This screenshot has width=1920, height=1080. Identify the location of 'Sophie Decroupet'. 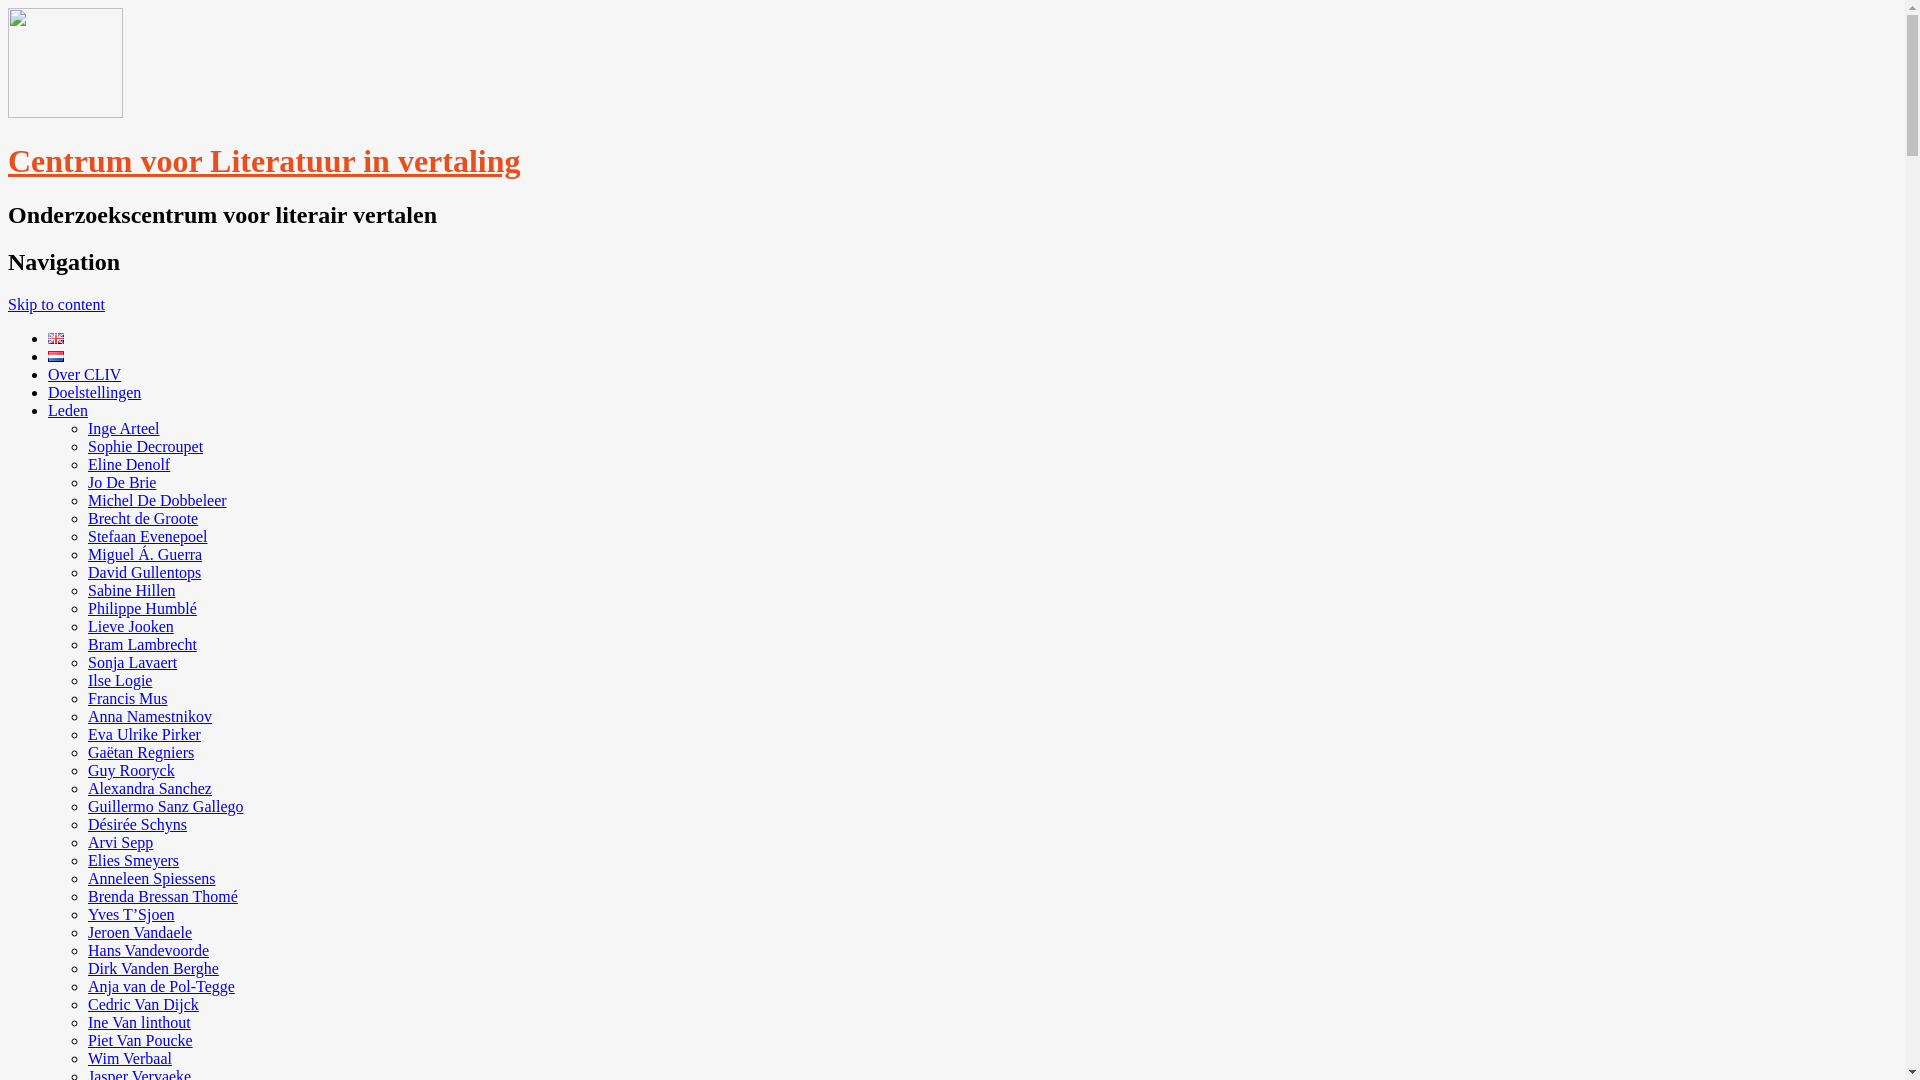
(144, 445).